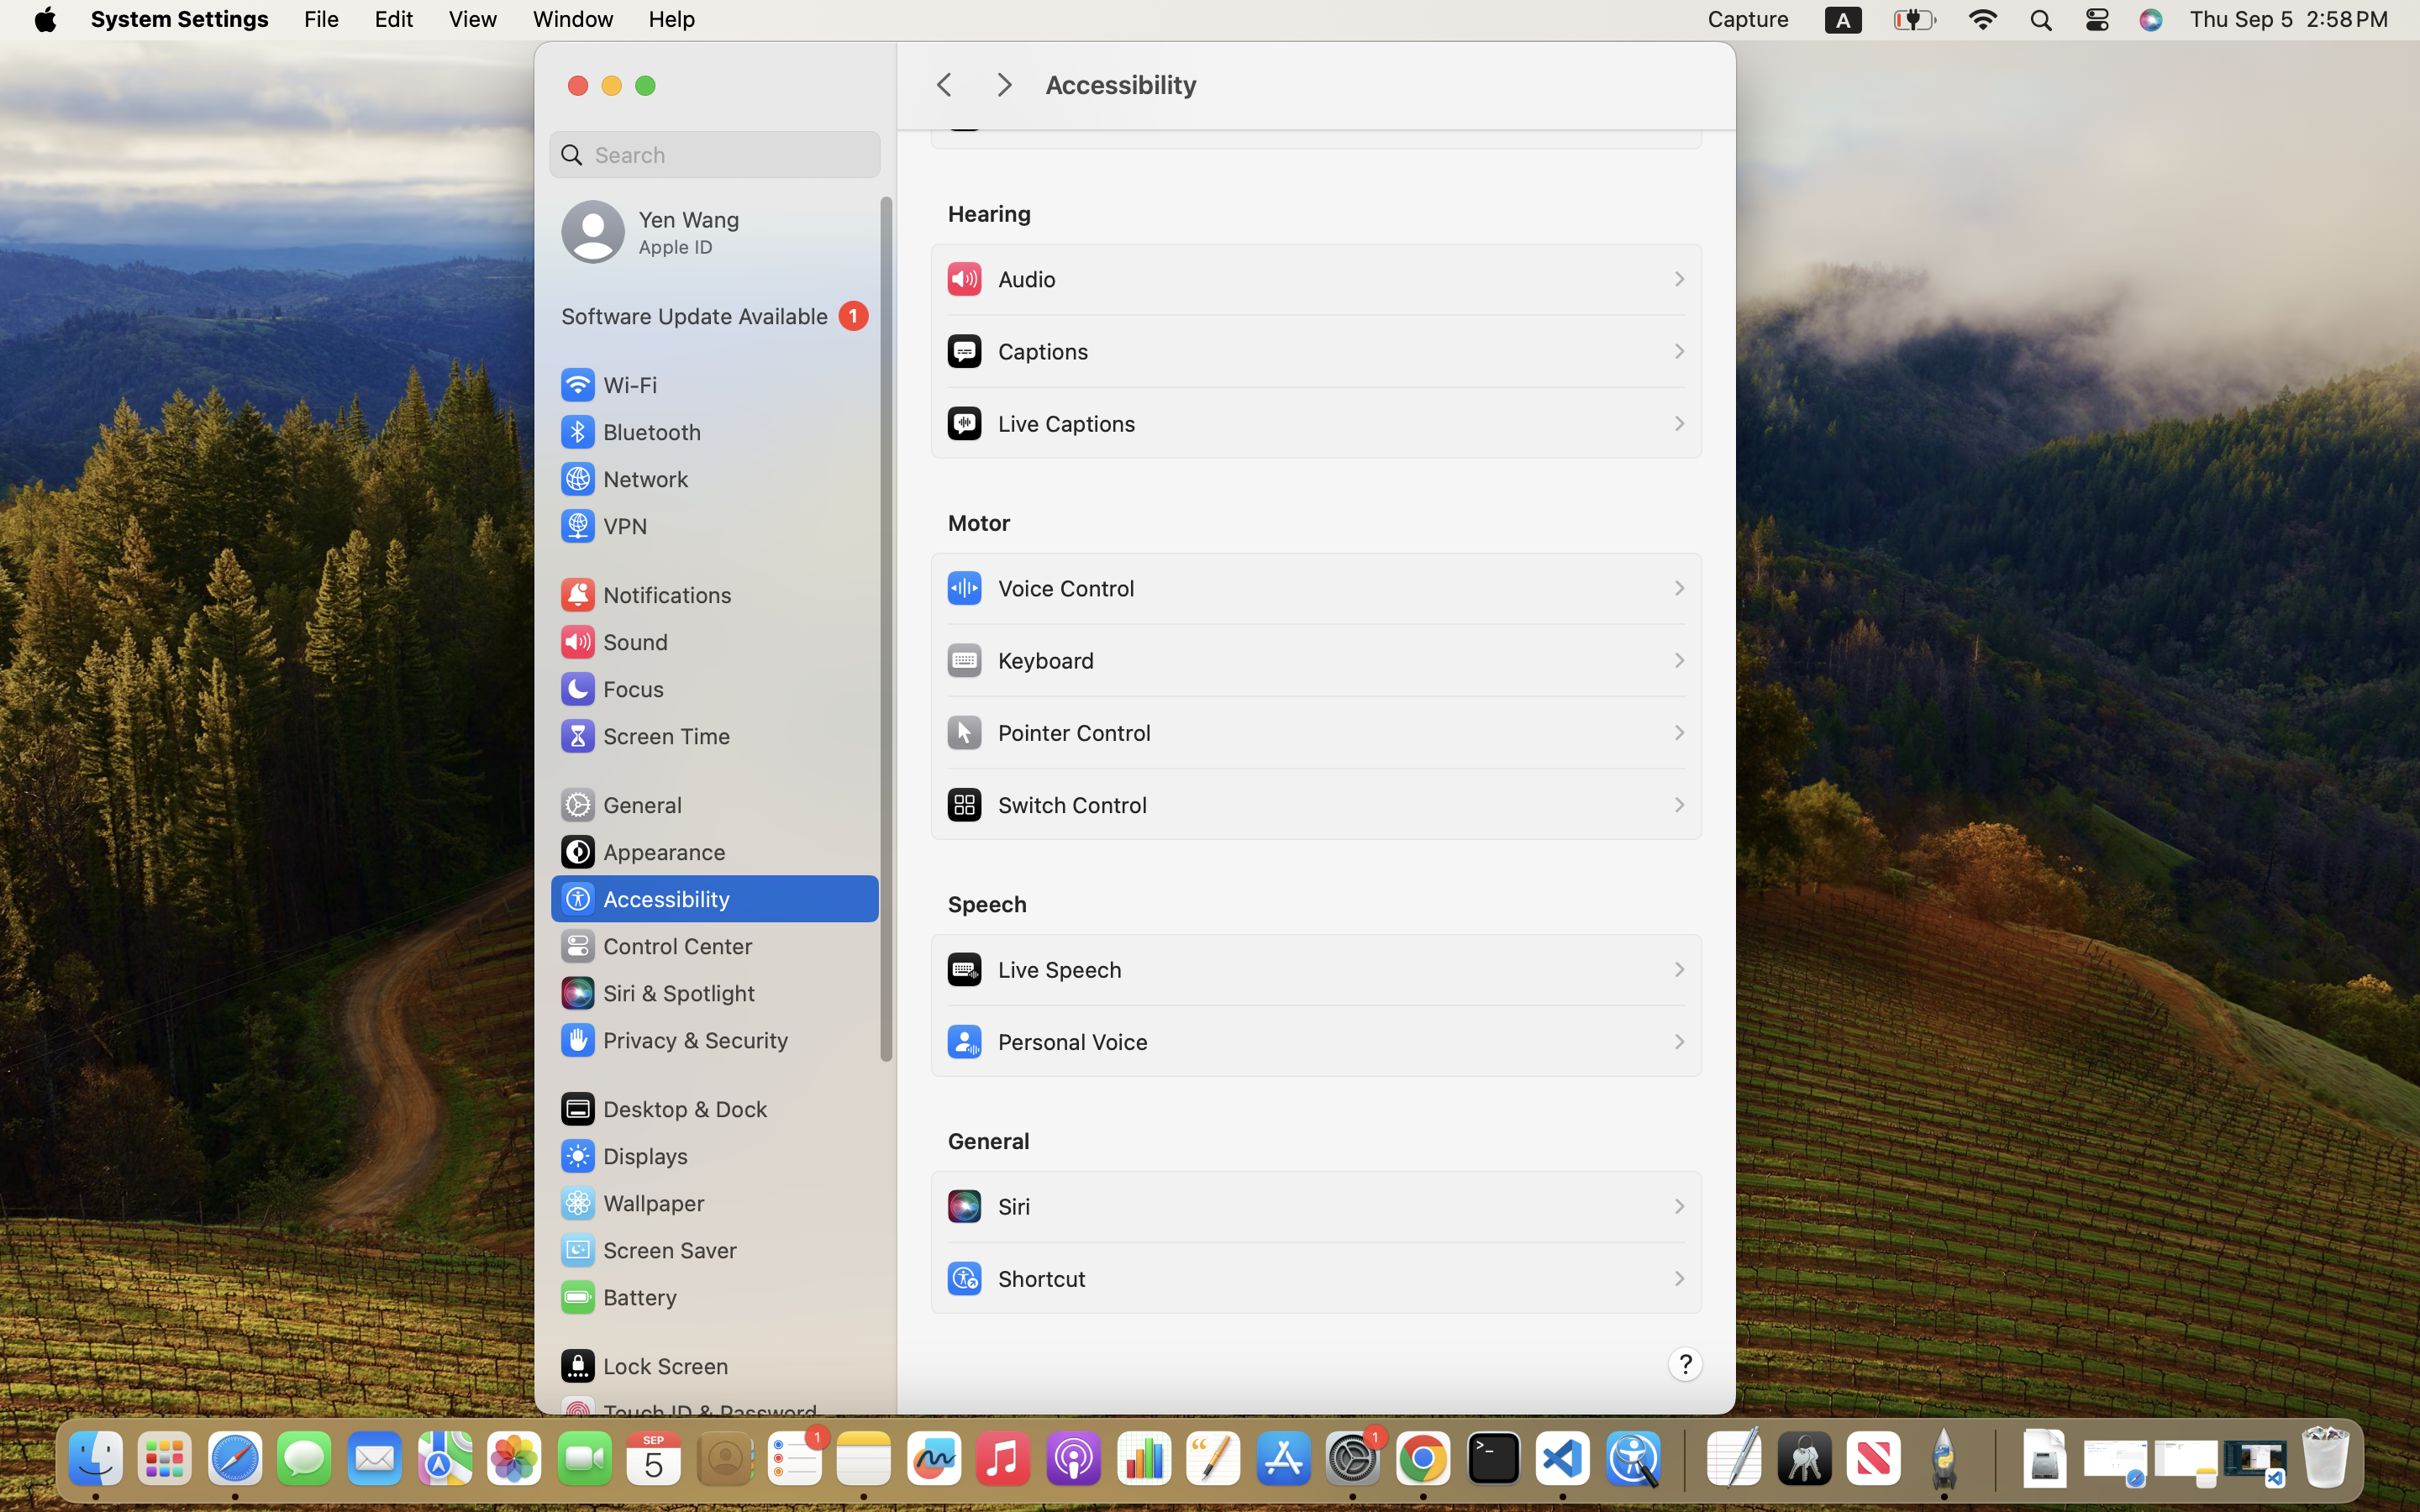 The width and height of the screenshot is (2420, 1512). What do you see at coordinates (629, 431) in the screenshot?
I see `'Bluetooth'` at bounding box center [629, 431].